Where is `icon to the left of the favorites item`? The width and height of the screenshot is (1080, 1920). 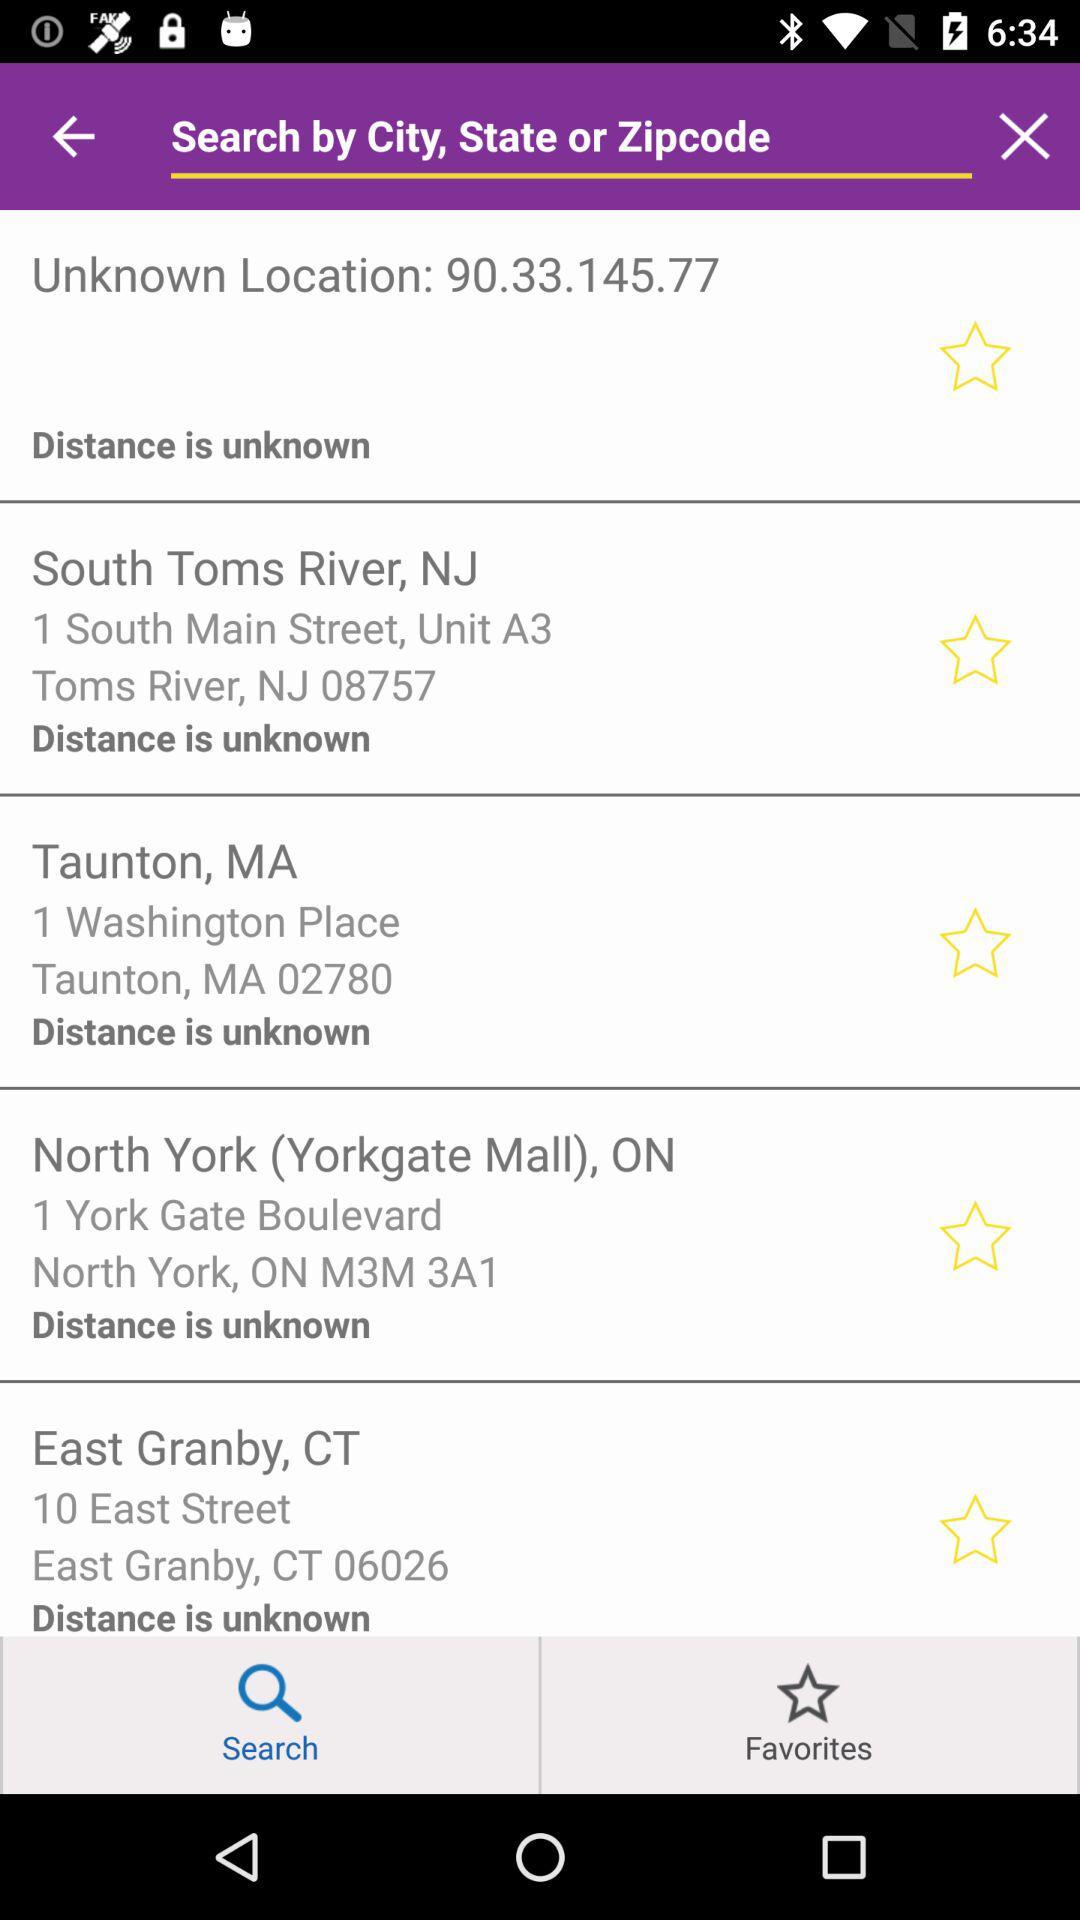
icon to the left of the favorites item is located at coordinates (540, 1714).